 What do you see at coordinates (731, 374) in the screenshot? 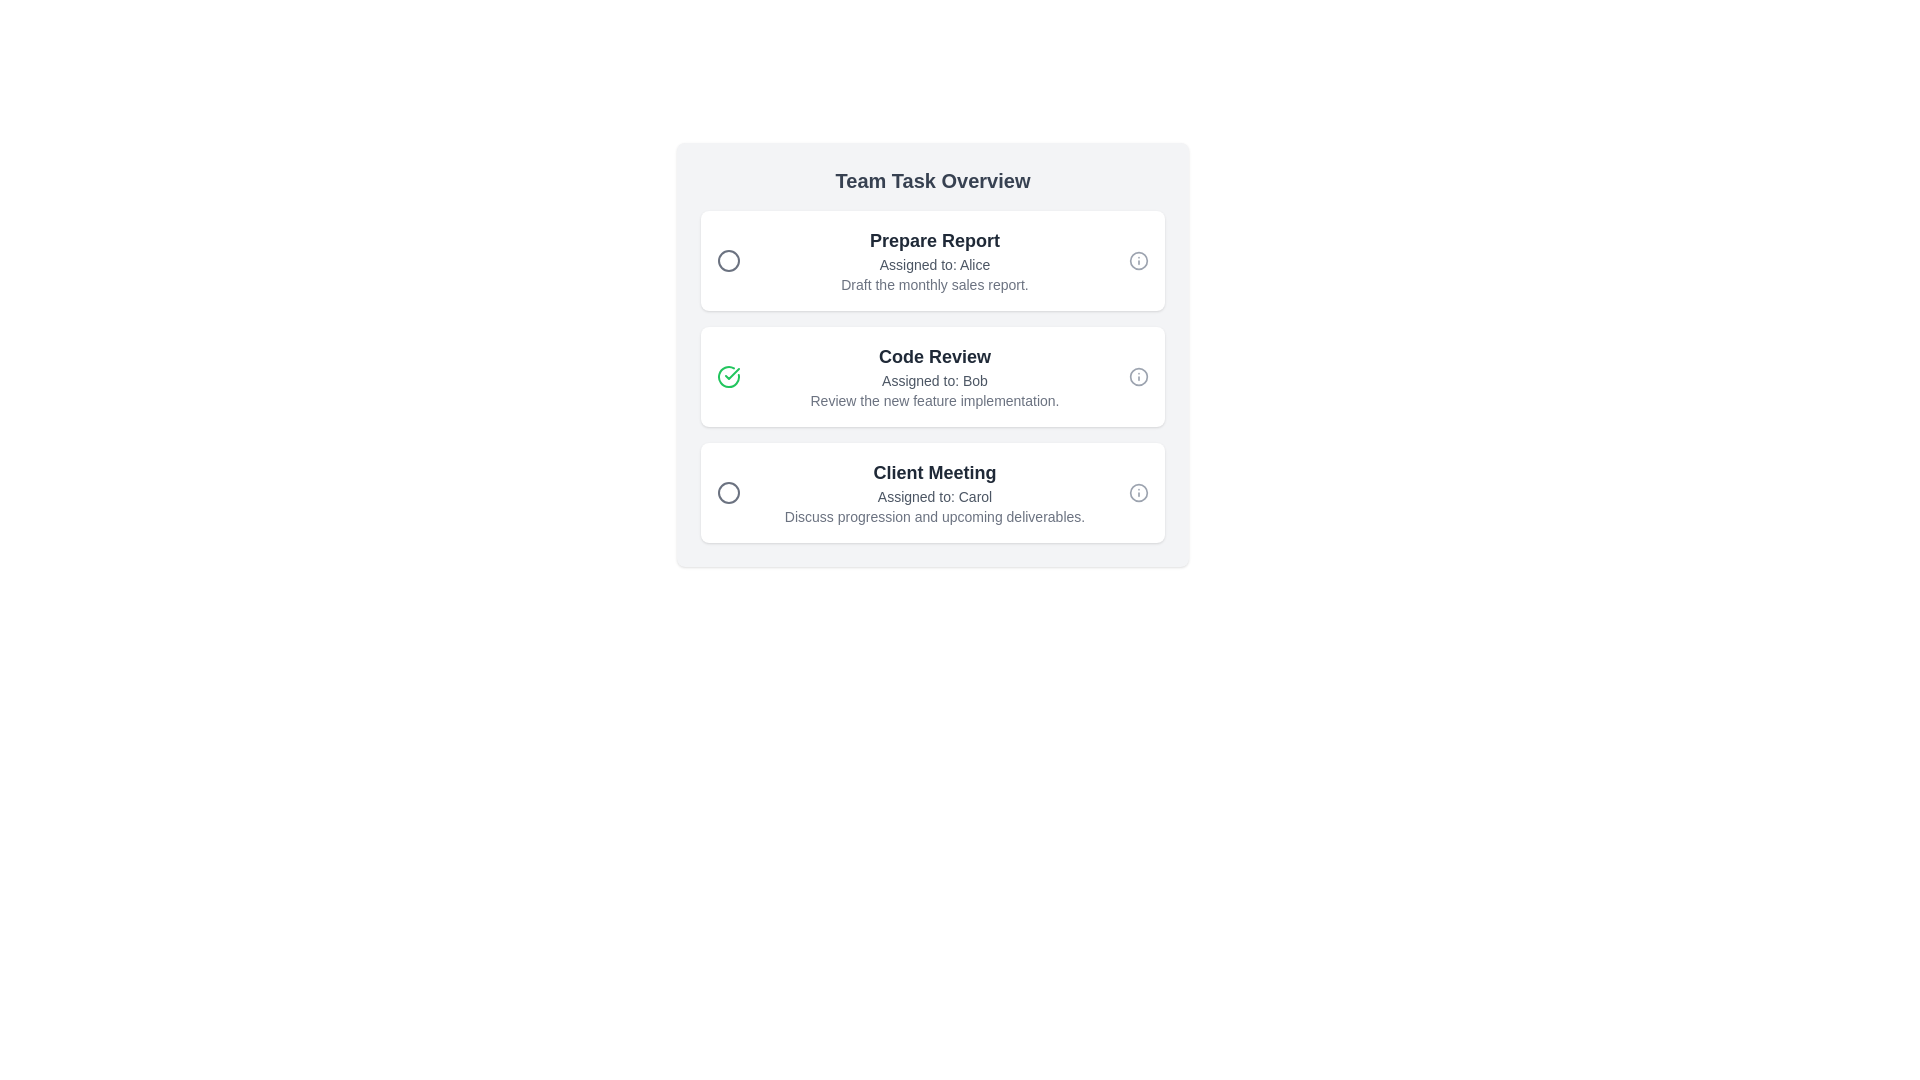
I see `the success icon located inside the second task card labeled 'Code Review' in the 'Team Task Overview' section` at bounding box center [731, 374].